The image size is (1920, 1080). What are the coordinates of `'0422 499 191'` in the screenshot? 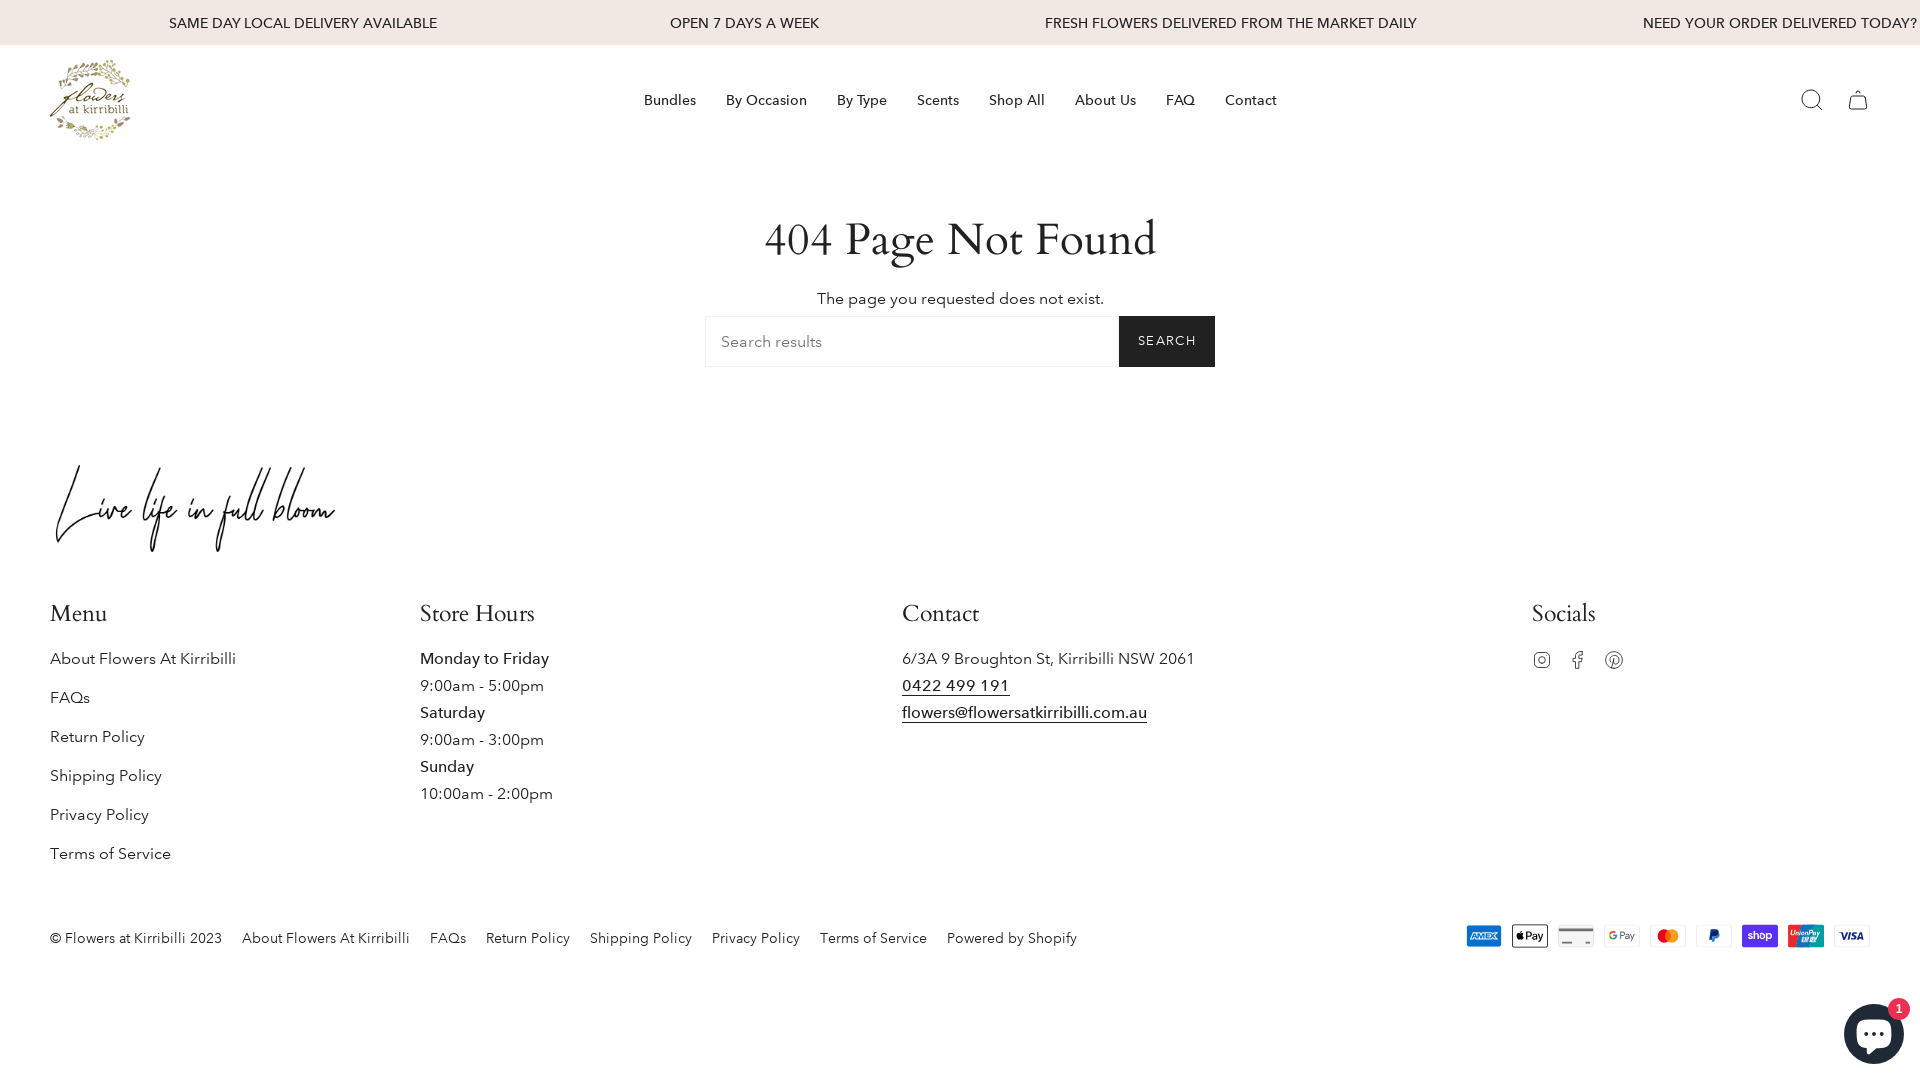 It's located at (954, 686).